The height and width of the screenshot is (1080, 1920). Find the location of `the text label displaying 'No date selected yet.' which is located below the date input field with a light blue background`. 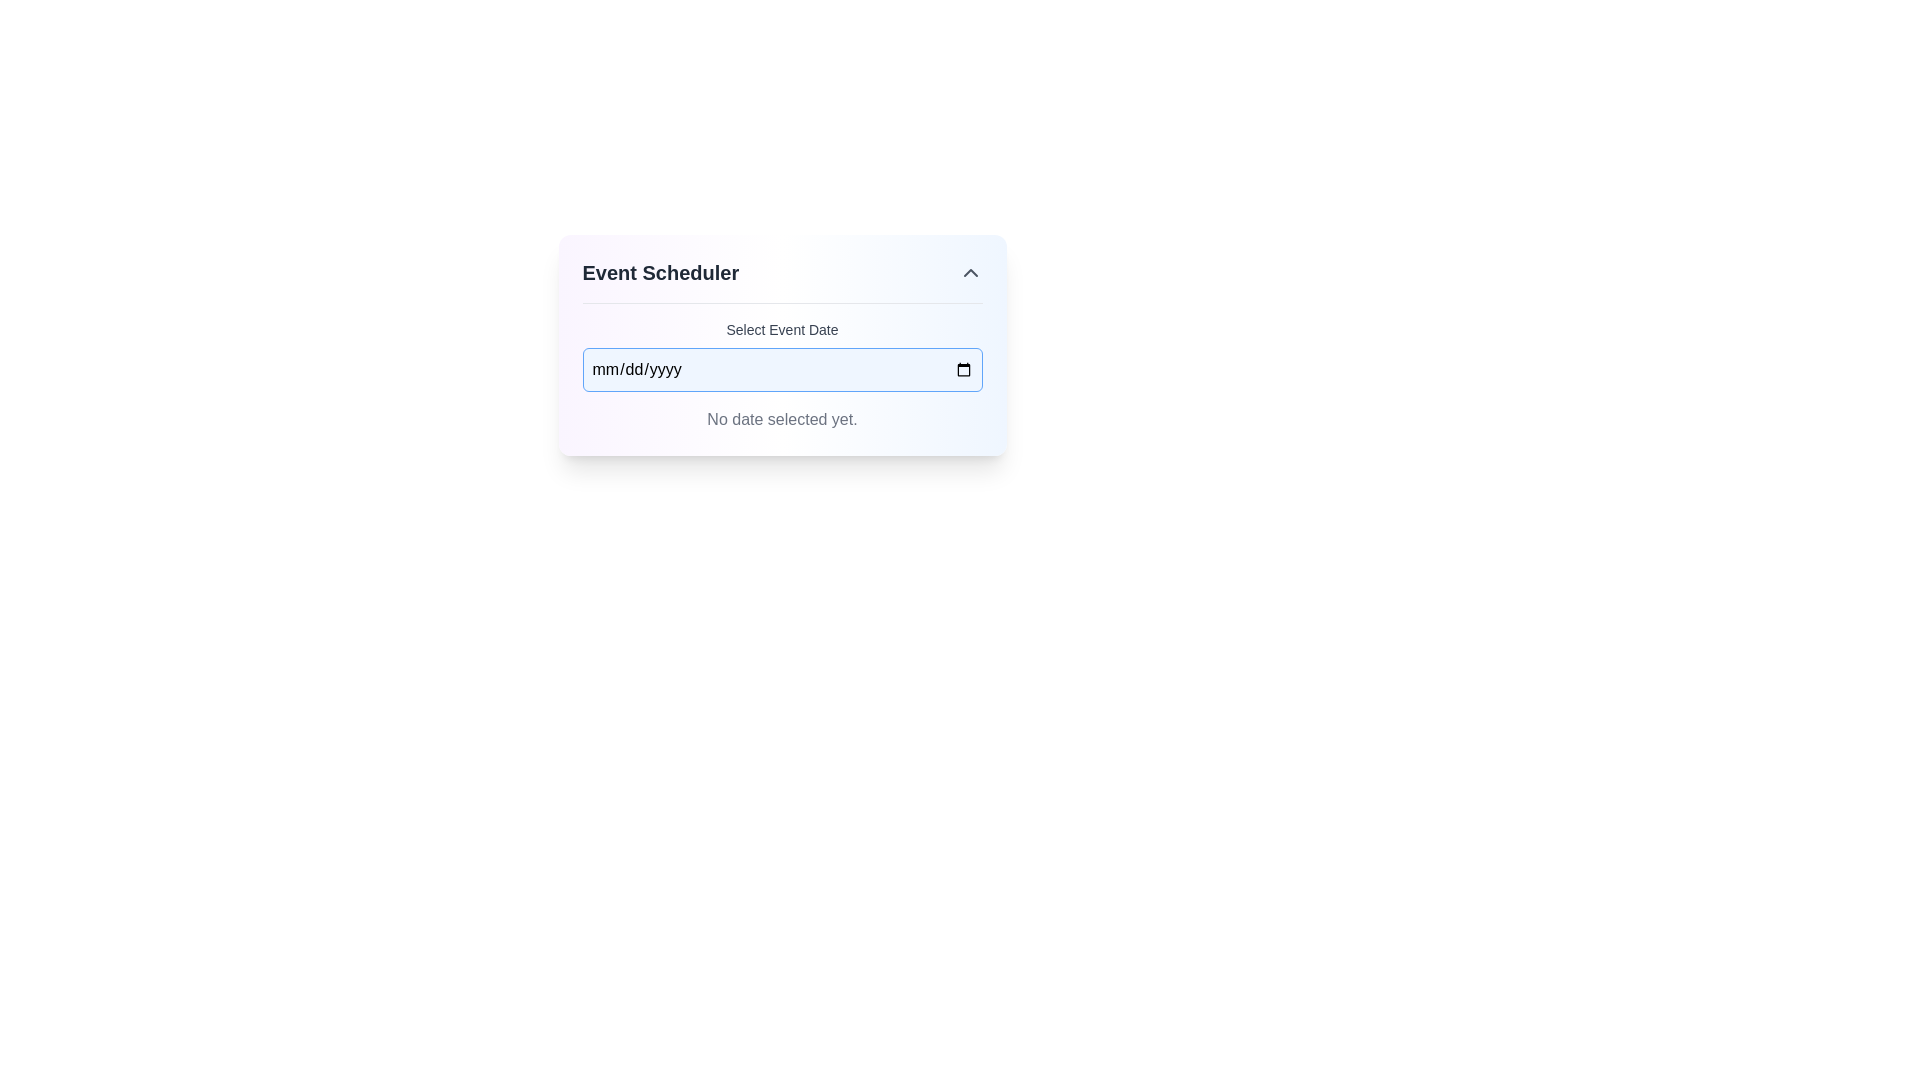

the text label displaying 'No date selected yet.' which is located below the date input field with a light blue background is located at coordinates (781, 419).